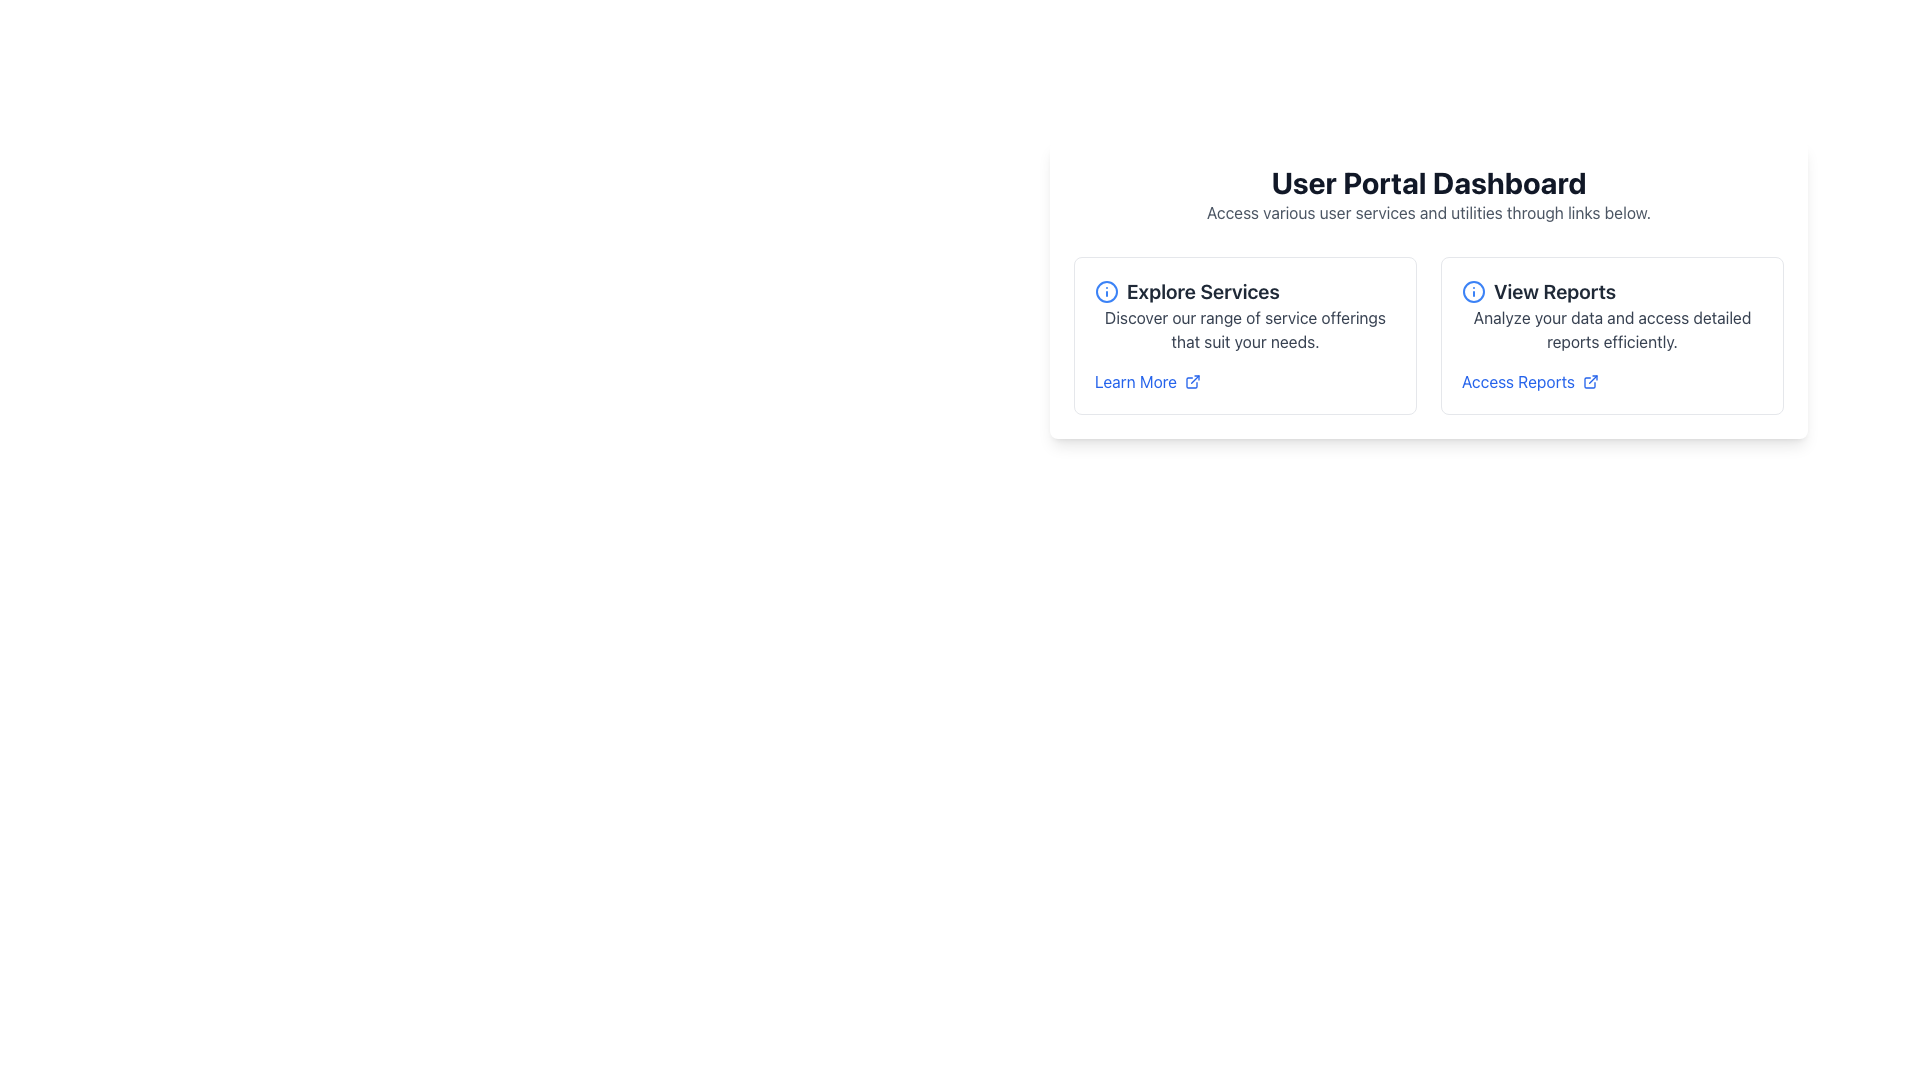  I want to click on the header text element with an accompanying icon that introduces the section about accessing detailed reports, located at the top of the right card in a two-card layout, so click(1612, 292).